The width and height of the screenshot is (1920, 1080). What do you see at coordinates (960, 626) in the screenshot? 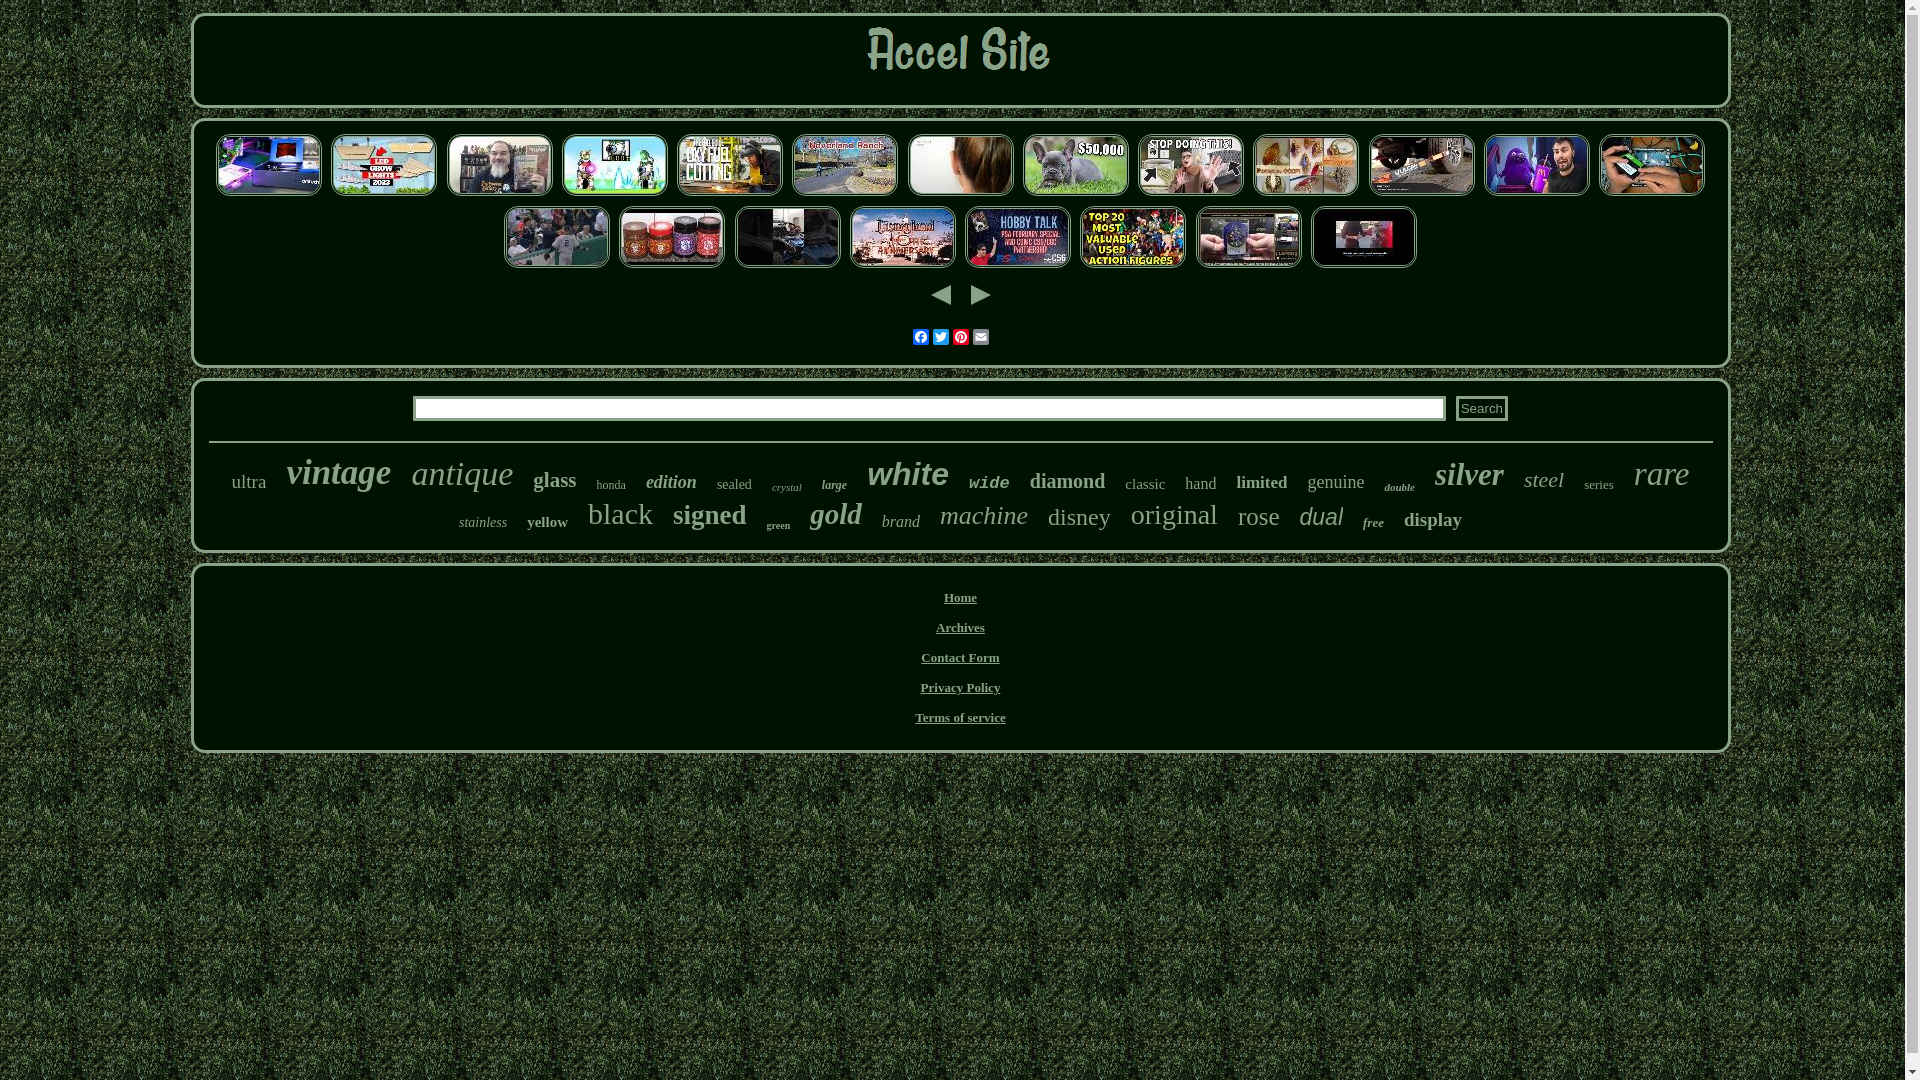
I see `'Archives'` at bounding box center [960, 626].